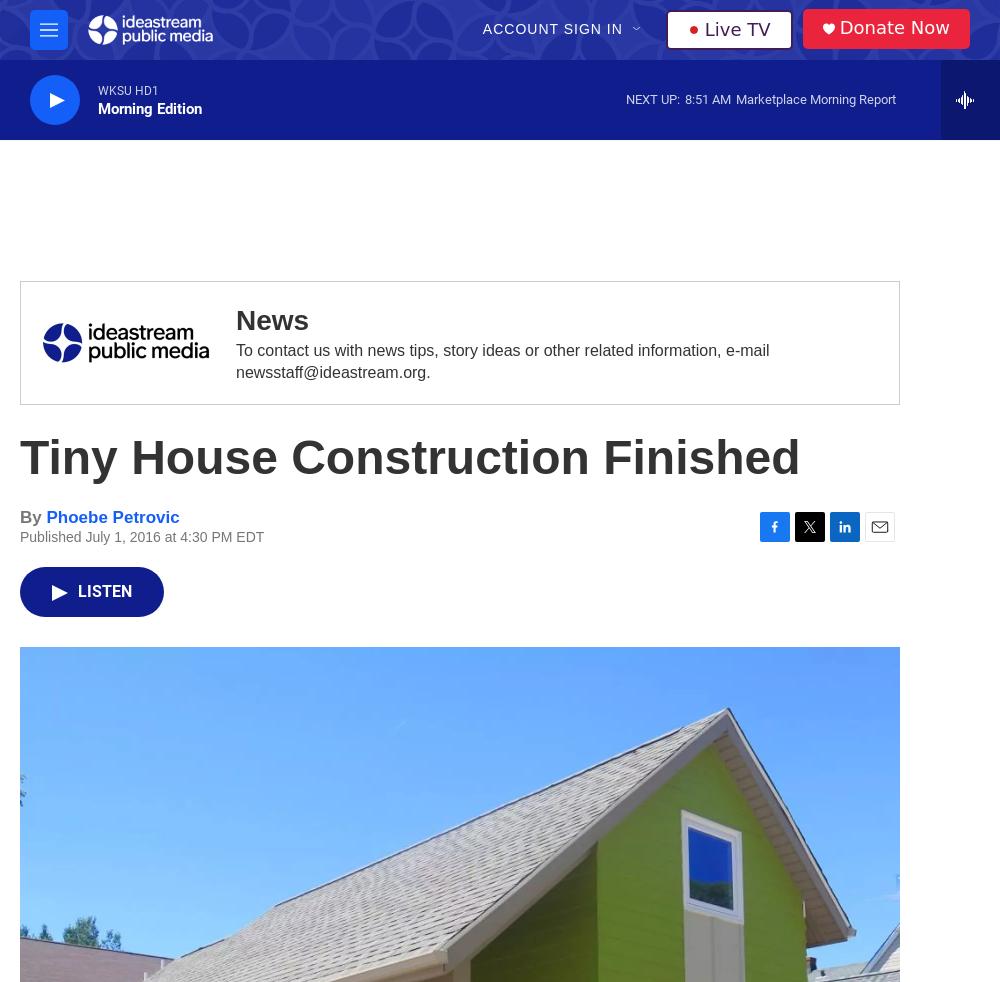 The width and height of the screenshot is (1000, 982). I want to click on 'Morning Edition', so click(150, 108).